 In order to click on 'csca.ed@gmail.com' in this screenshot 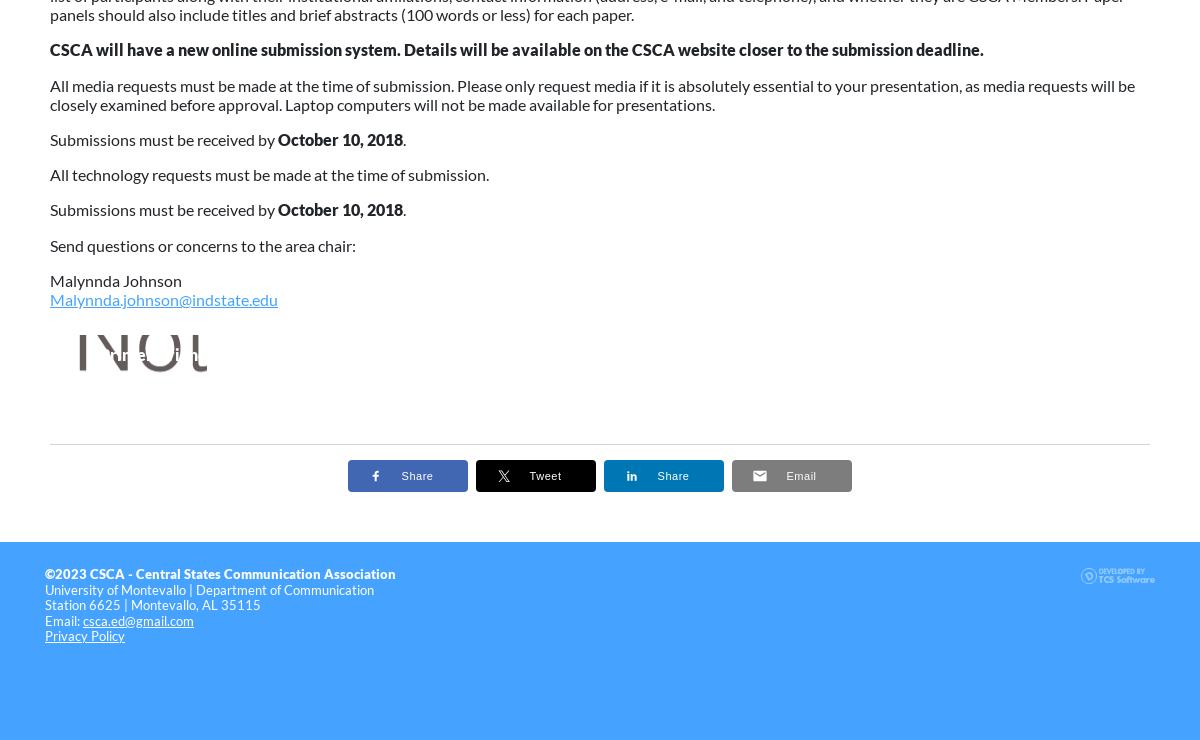, I will do `click(138, 618)`.